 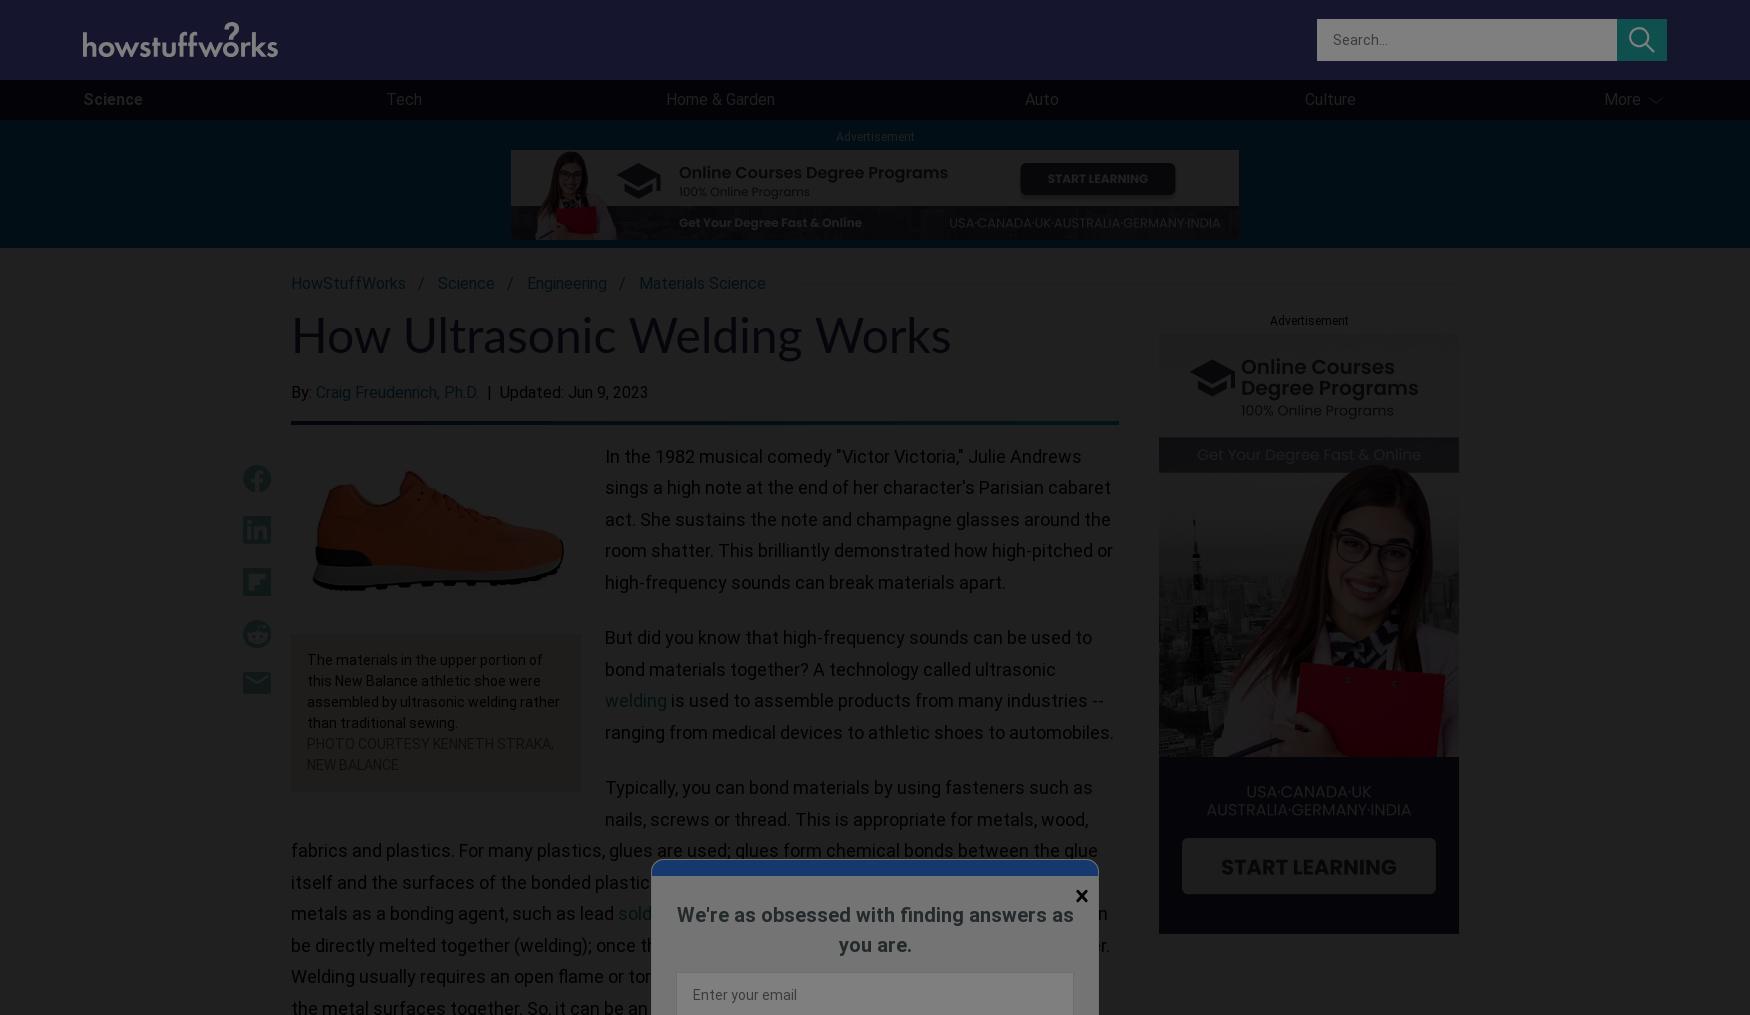 I want to click on 'Auto', so click(x=1023, y=99).